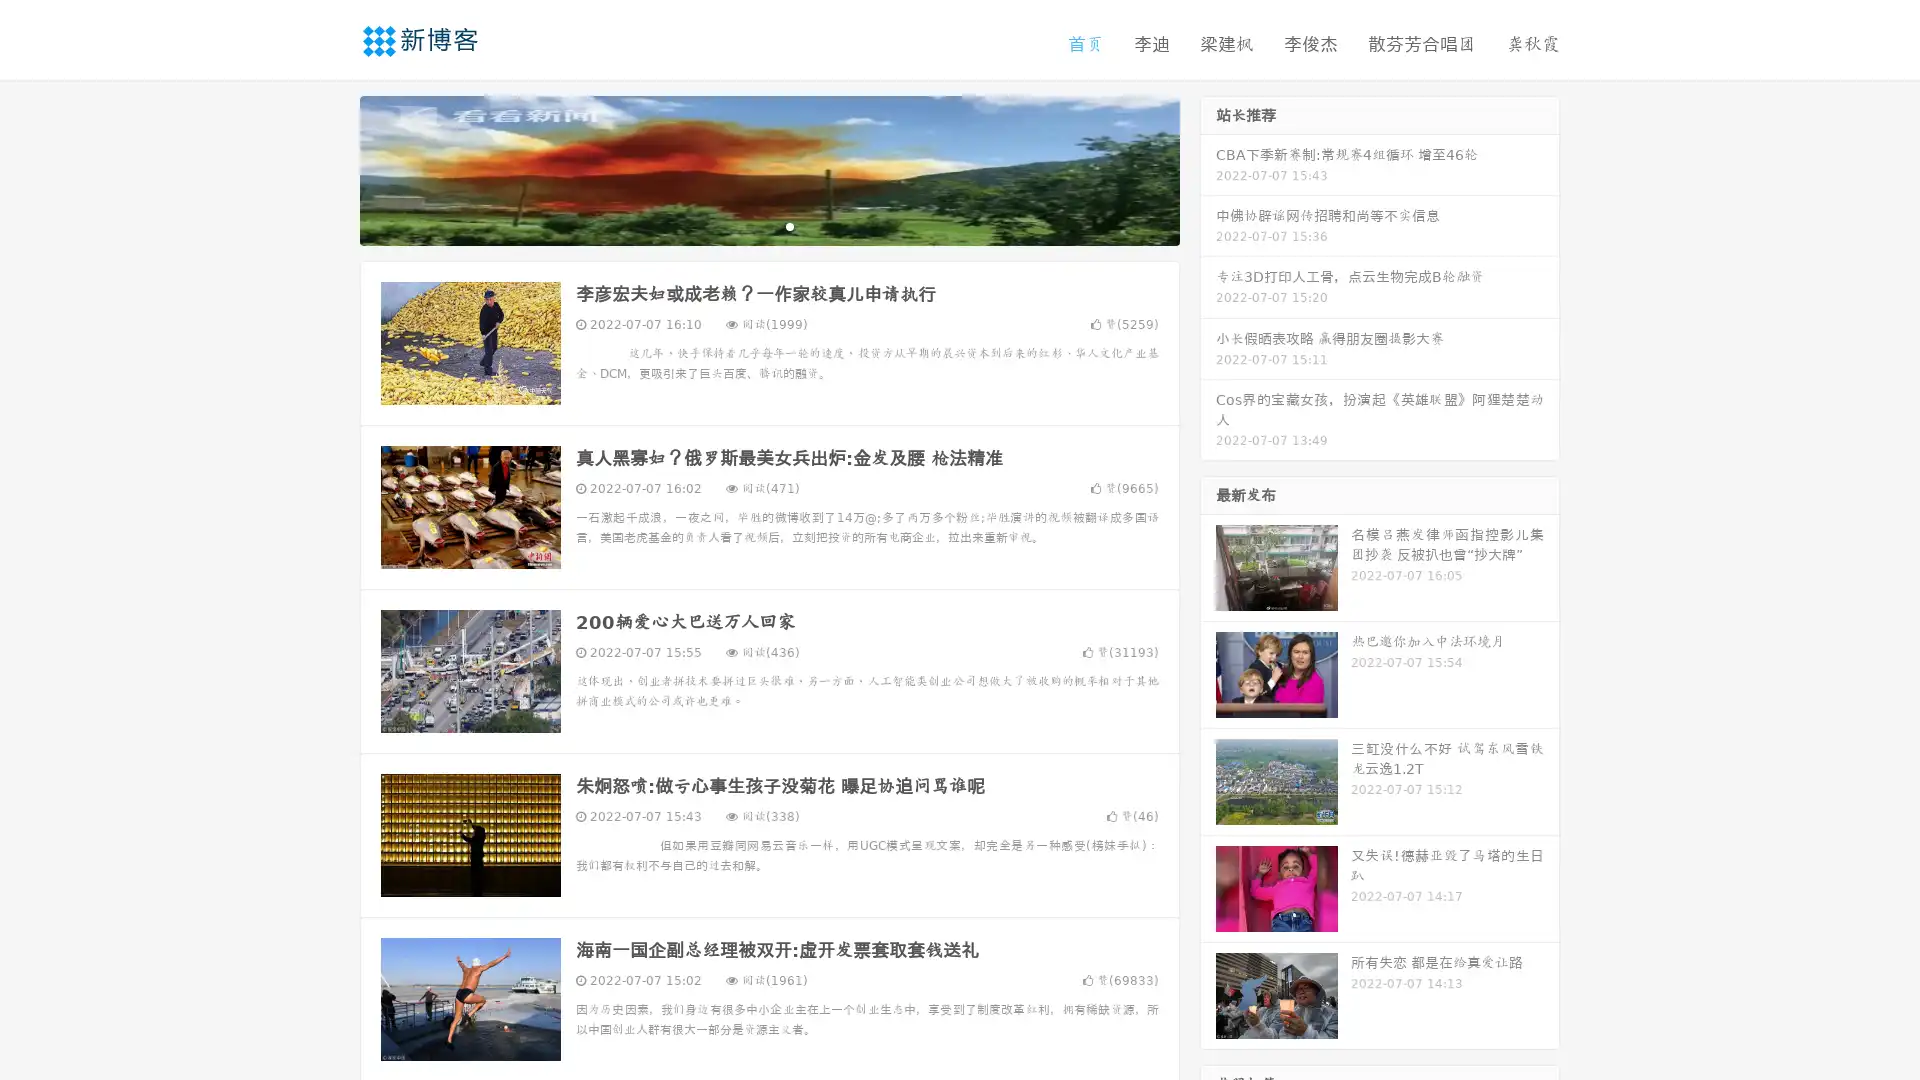 This screenshot has height=1080, width=1920. What do you see at coordinates (748, 225) in the screenshot?
I see `Go to slide 1` at bounding box center [748, 225].